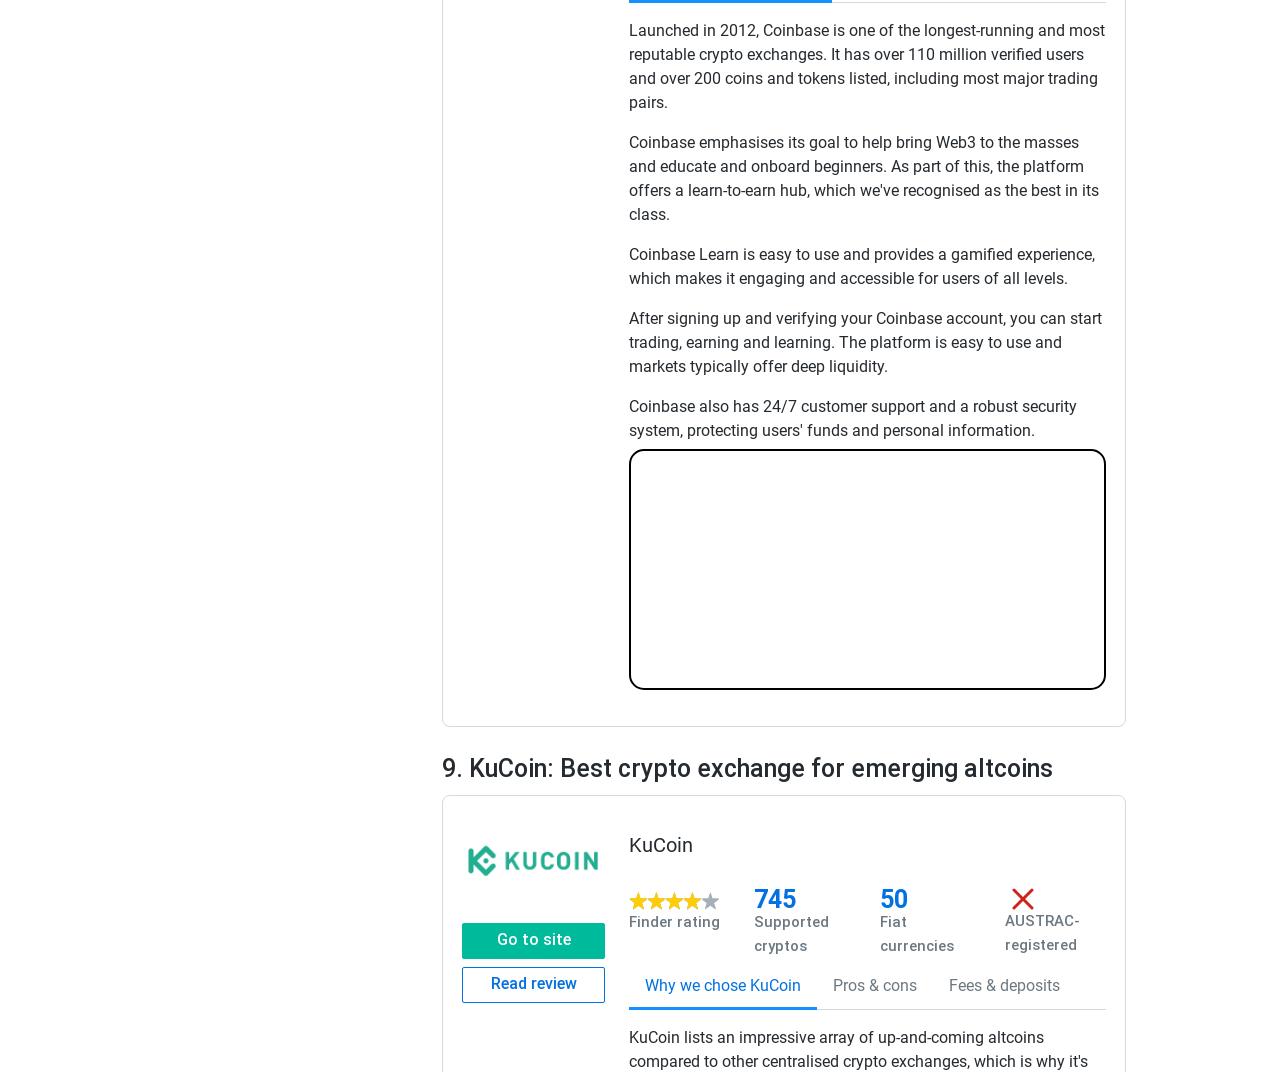  Describe the element at coordinates (892, 898) in the screenshot. I see `'50'` at that location.